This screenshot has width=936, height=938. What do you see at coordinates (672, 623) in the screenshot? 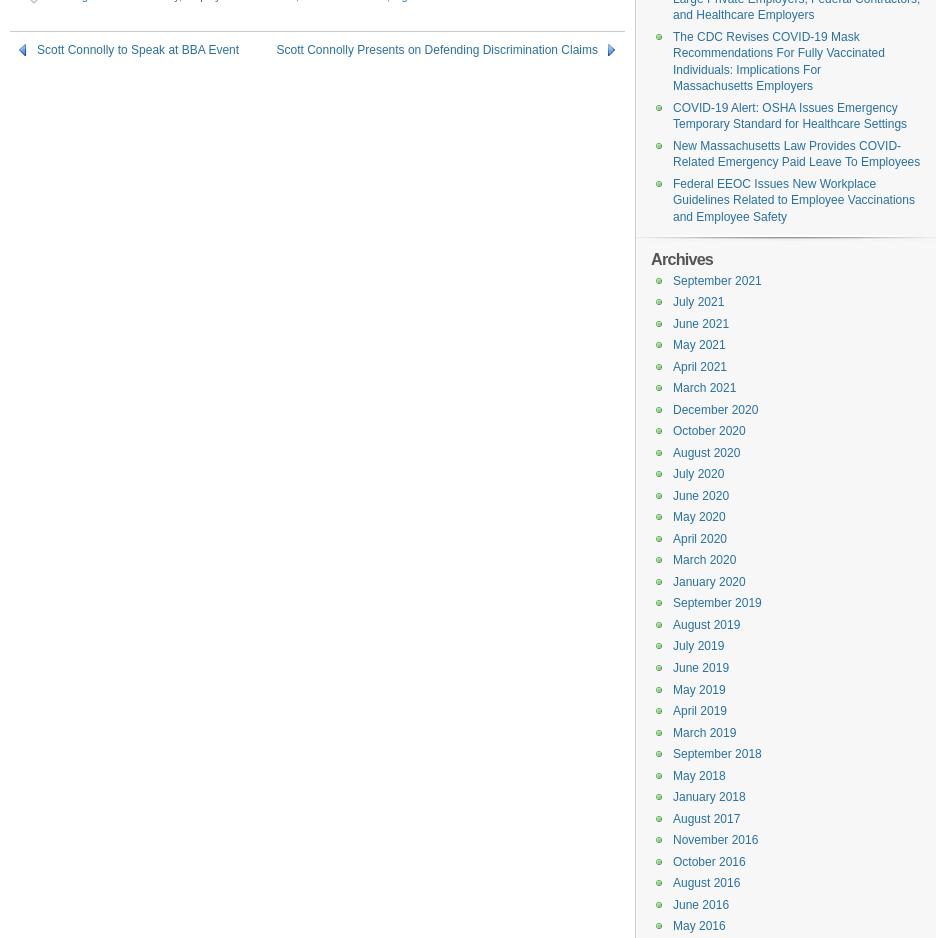
I see `'August 2019'` at bounding box center [672, 623].